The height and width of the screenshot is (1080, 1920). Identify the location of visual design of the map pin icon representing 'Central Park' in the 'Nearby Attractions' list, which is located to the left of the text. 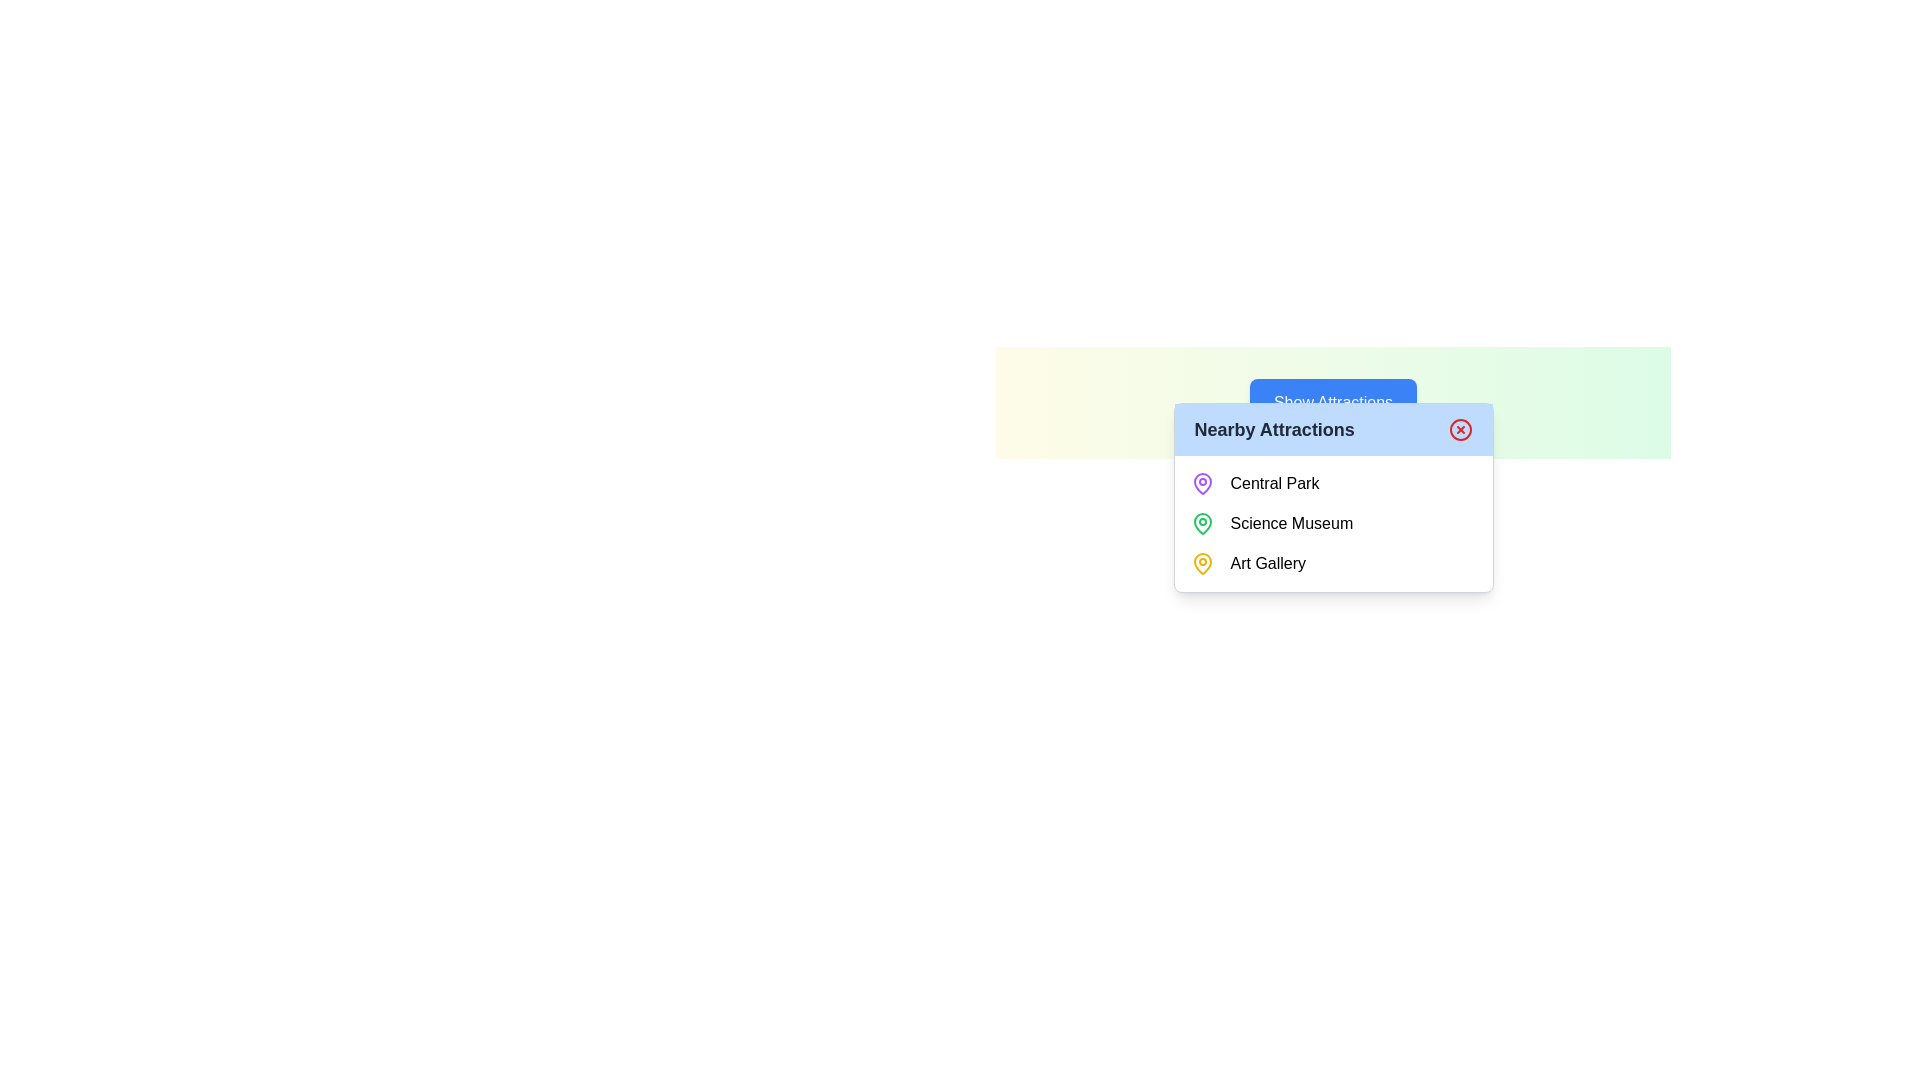
(1201, 483).